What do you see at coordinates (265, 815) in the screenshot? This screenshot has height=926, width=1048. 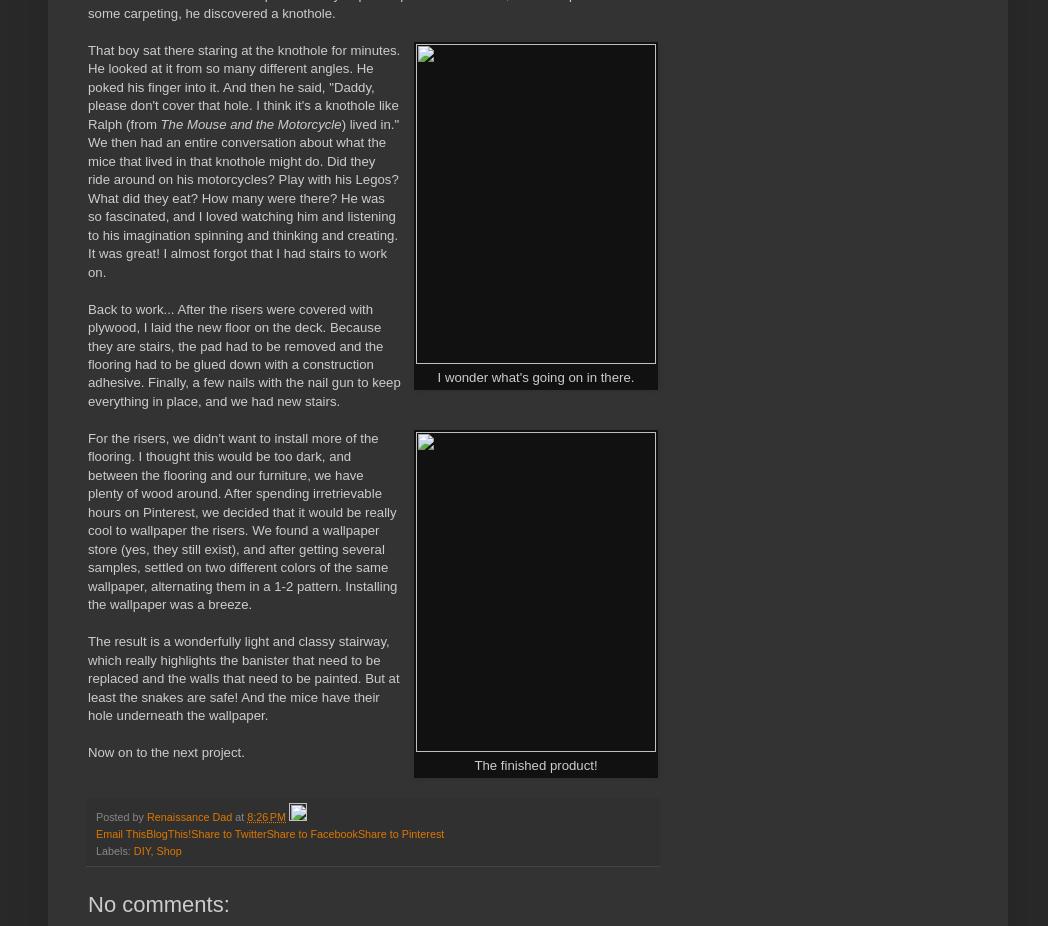 I see `'8:26 PM'` at bounding box center [265, 815].